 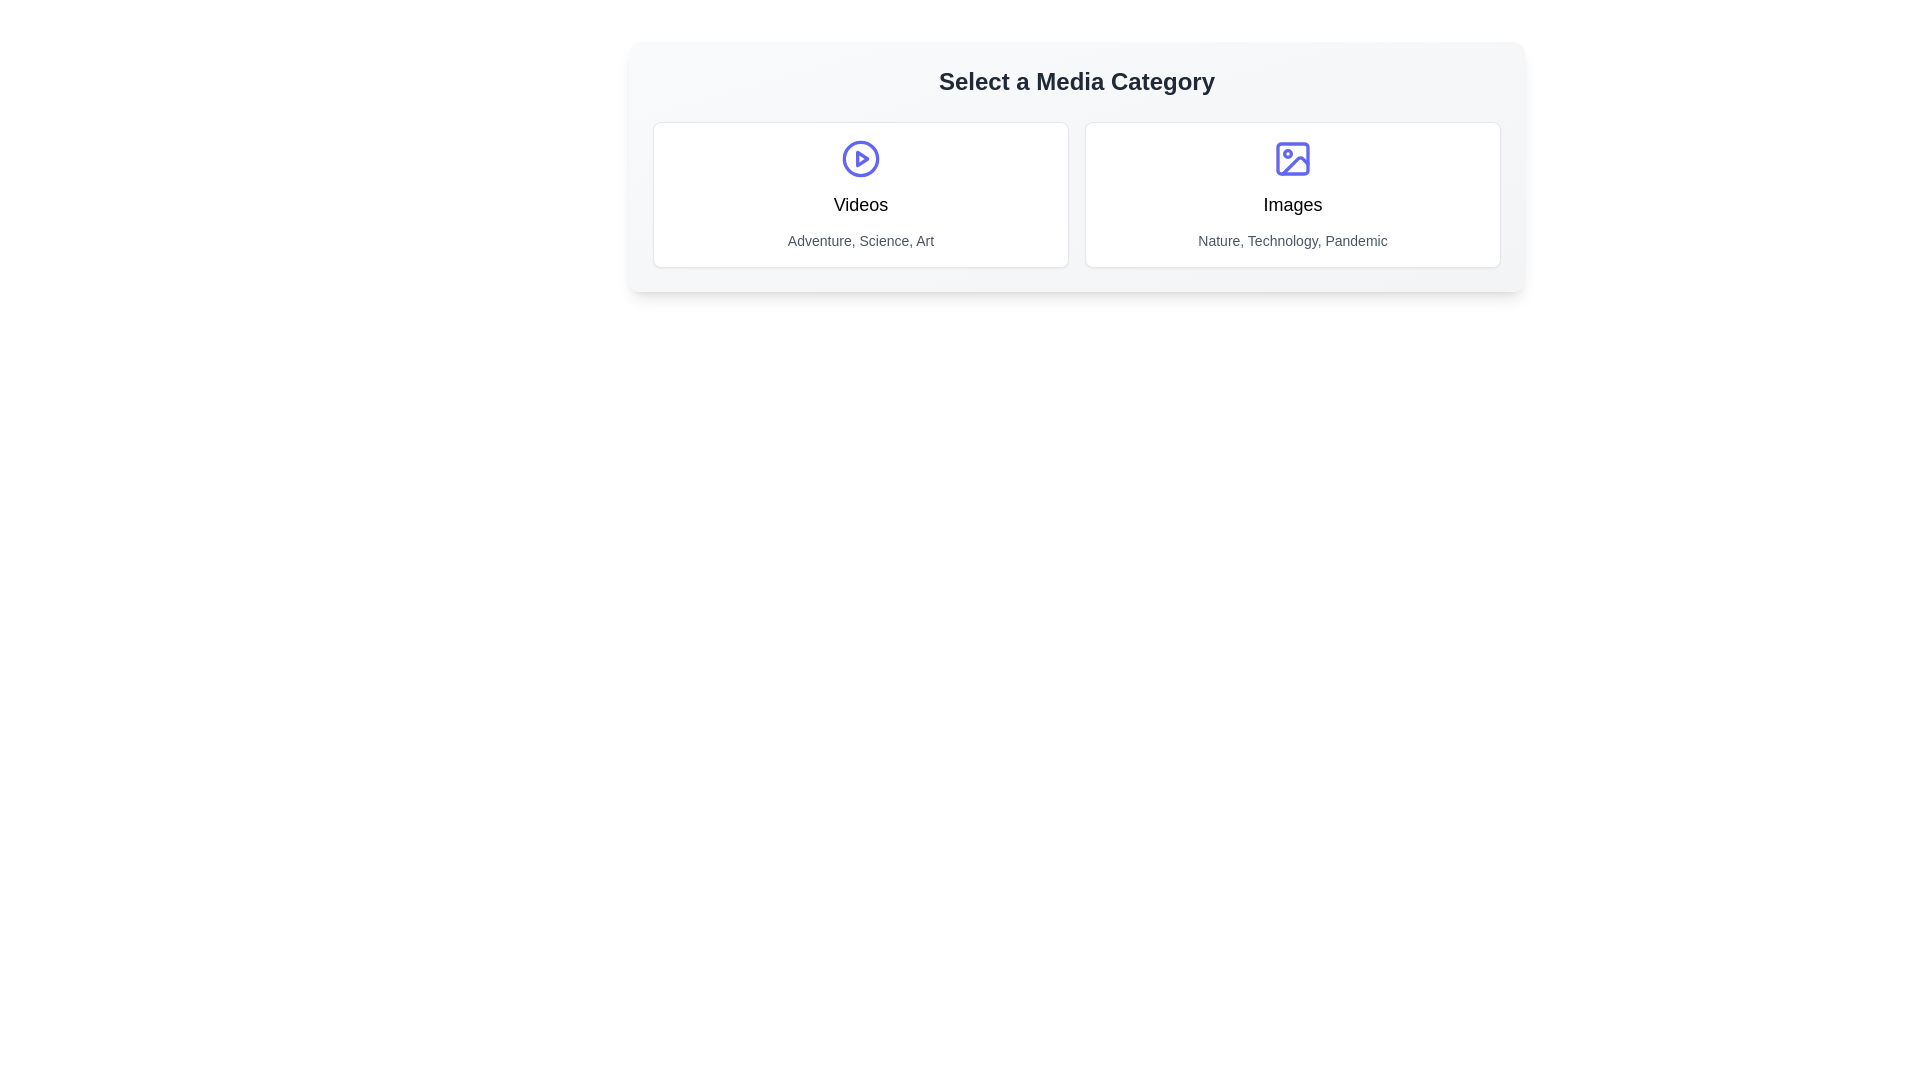 I want to click on the category Videos, so click(x=860, y=195).